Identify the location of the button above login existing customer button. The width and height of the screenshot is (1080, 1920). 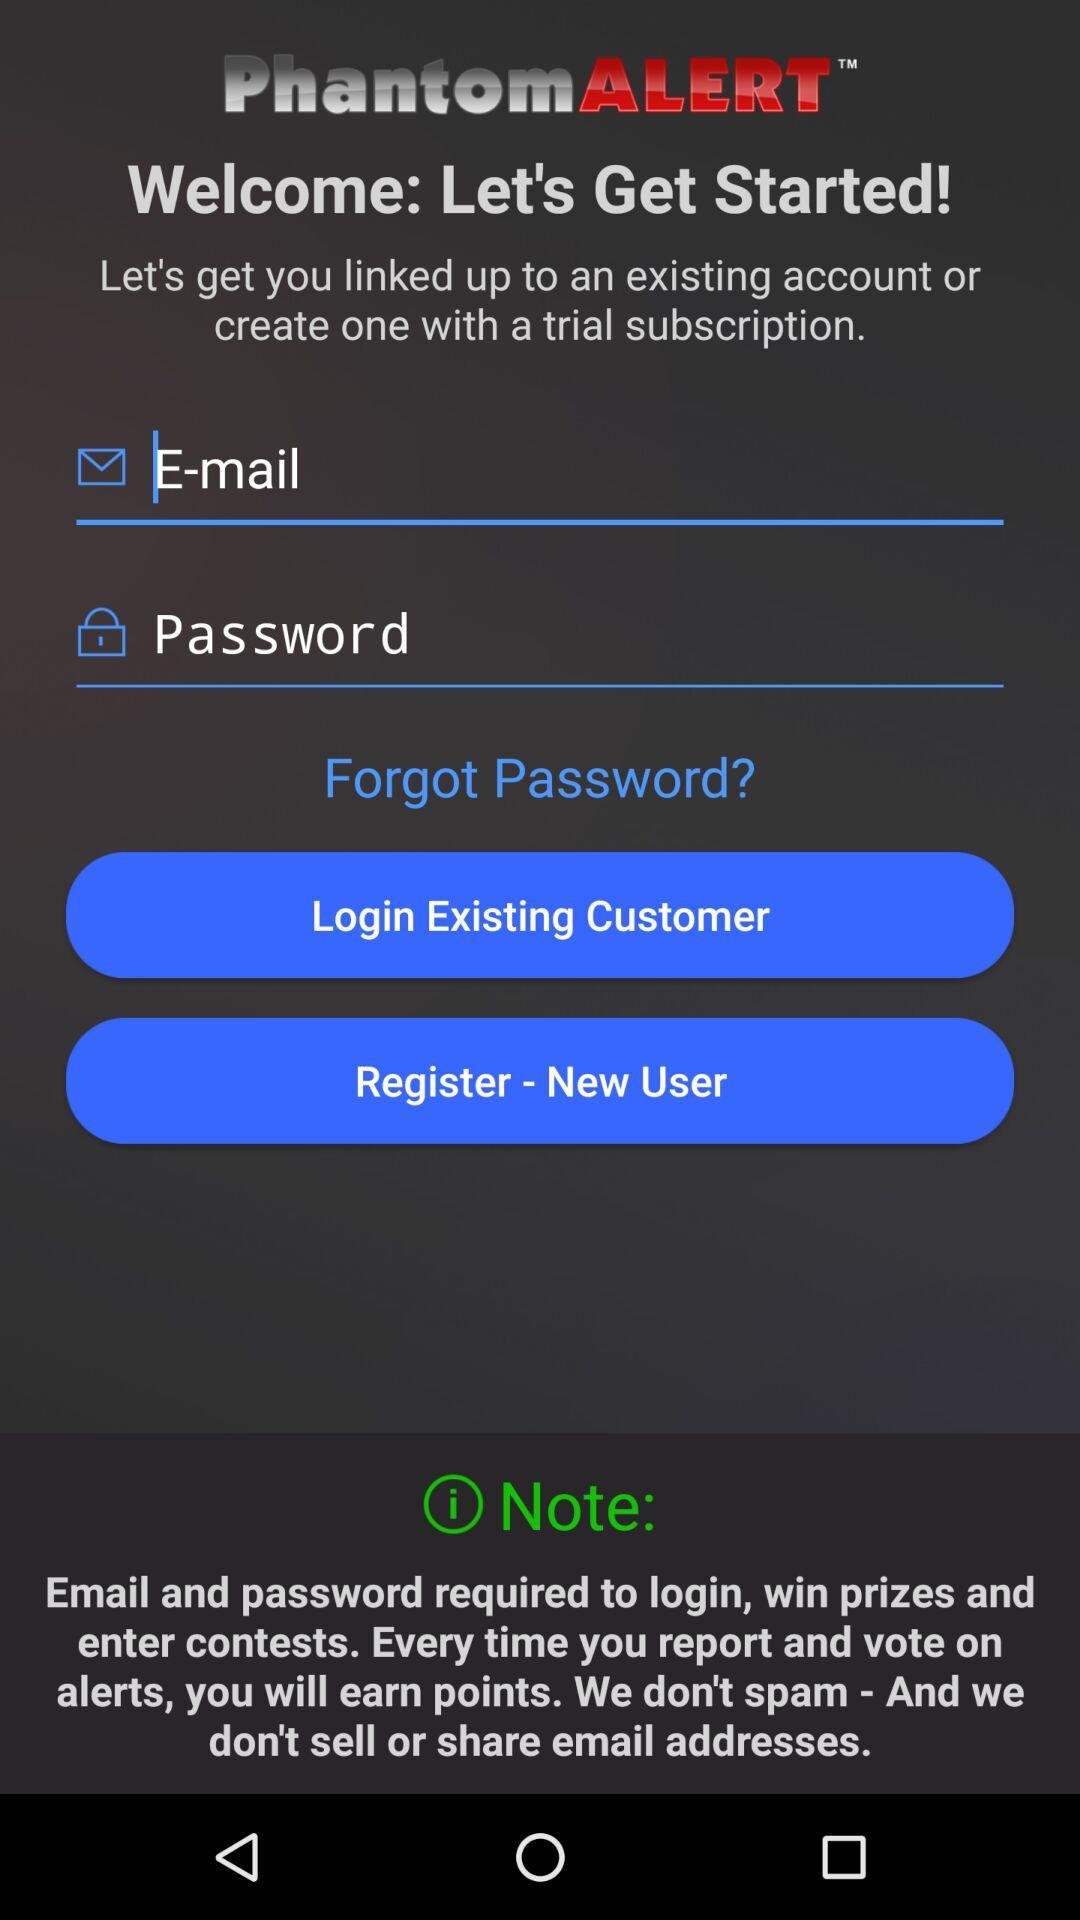
(538, 774).